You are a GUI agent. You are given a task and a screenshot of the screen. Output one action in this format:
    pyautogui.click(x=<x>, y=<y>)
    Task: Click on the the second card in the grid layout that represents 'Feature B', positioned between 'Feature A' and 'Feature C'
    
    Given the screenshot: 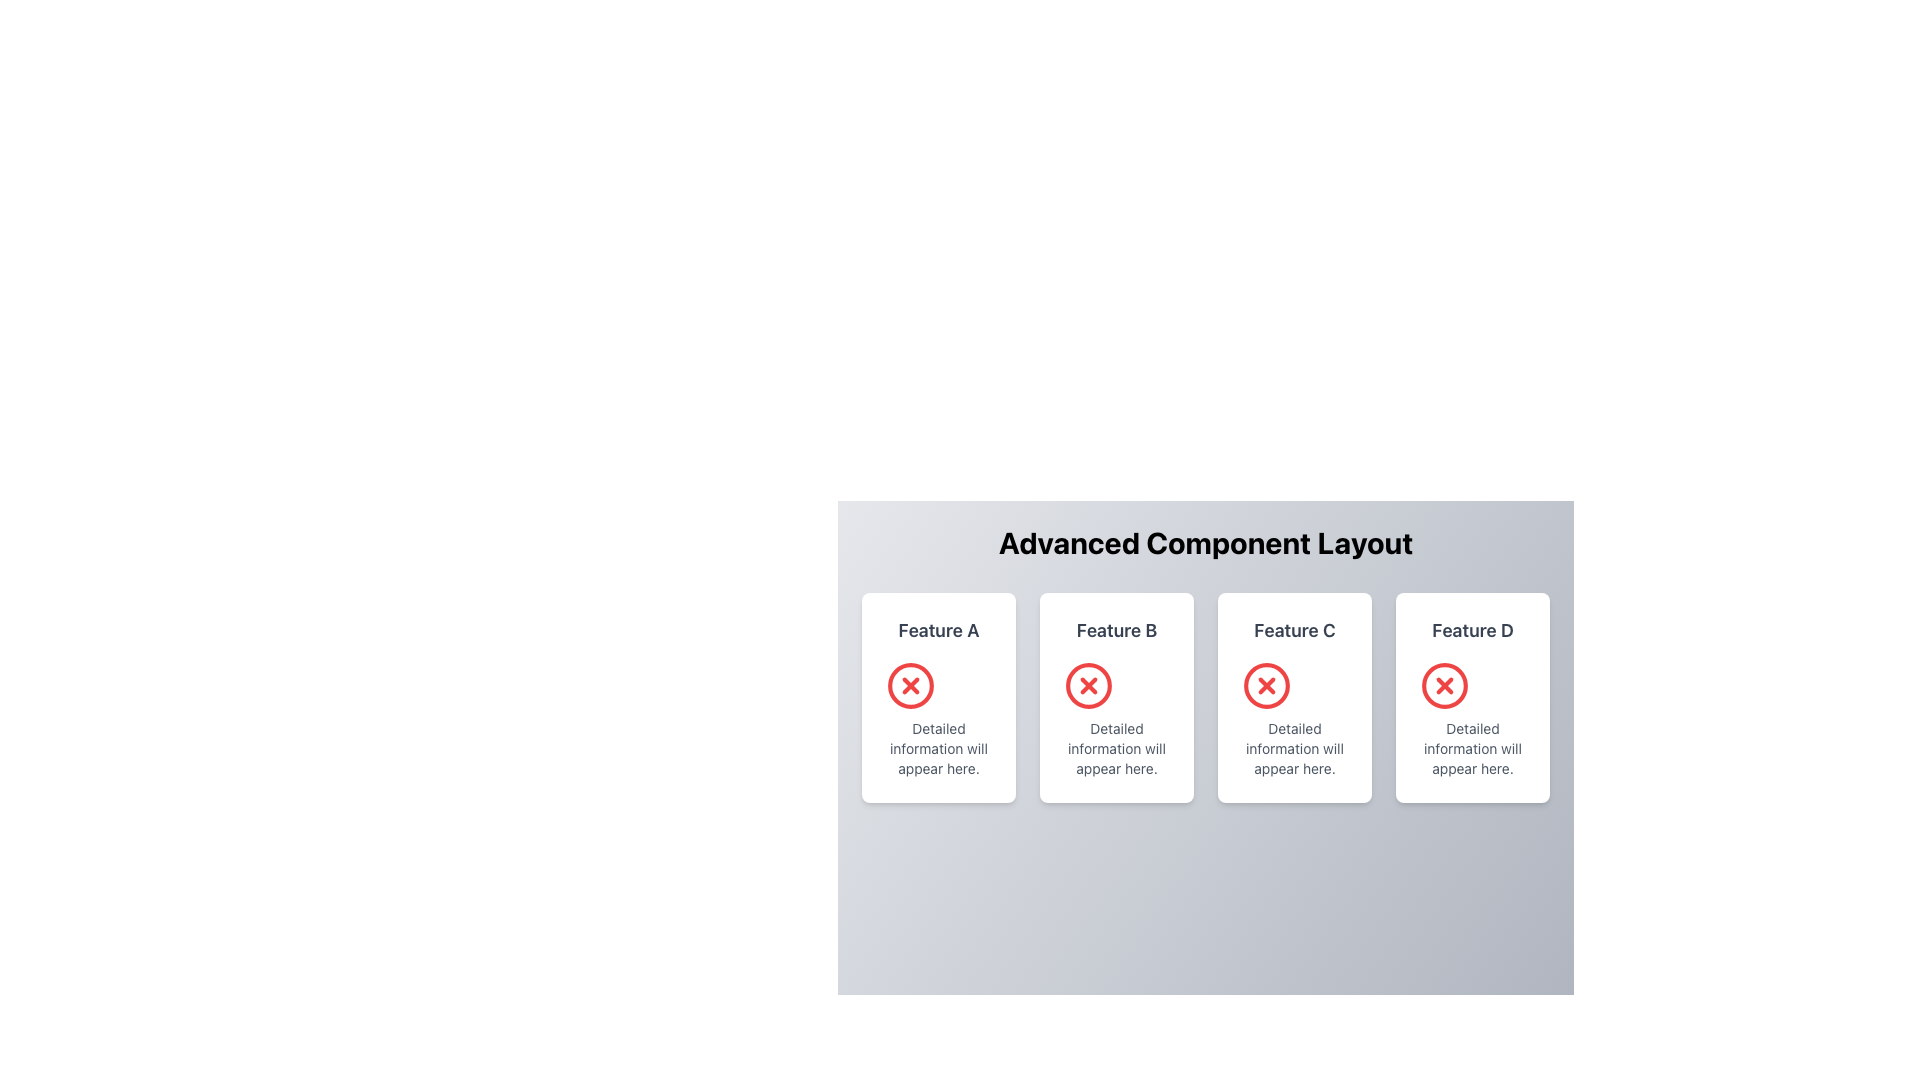 What is the action you would take?
    pyautogui.click(x=1116, y=697)
    